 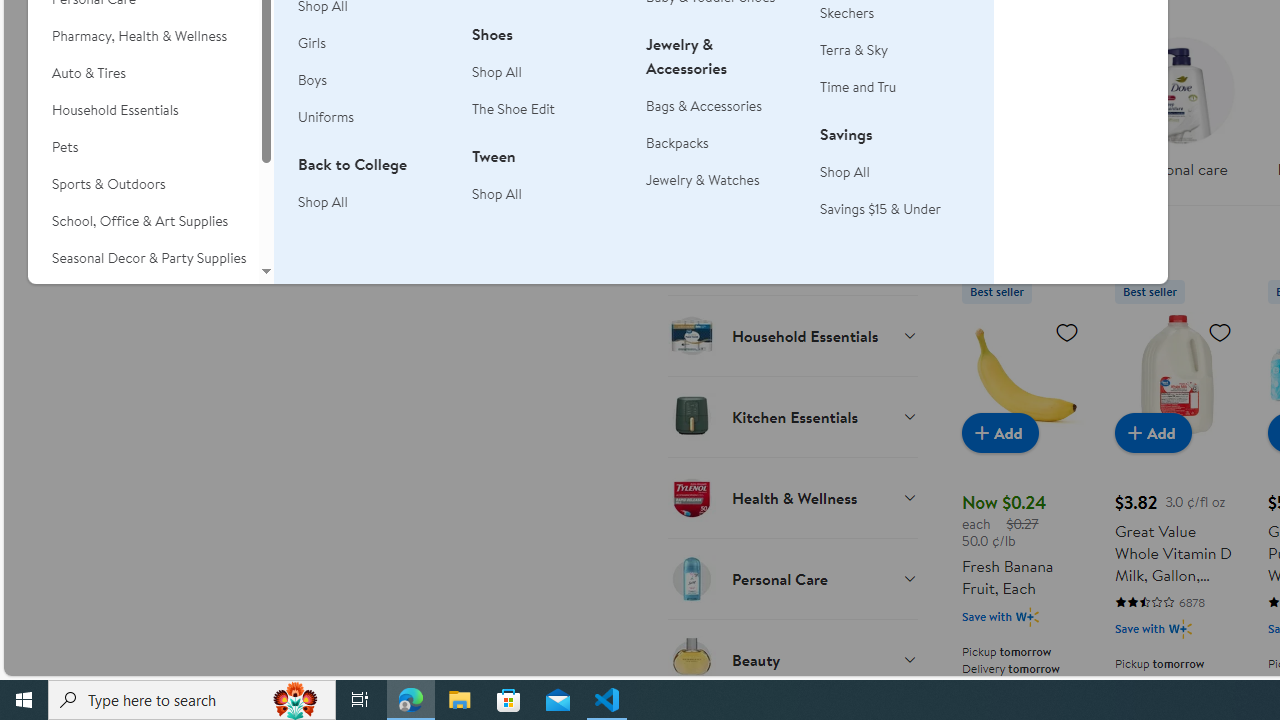 I want to click on 'TweenShop All', so click(x=547, y=186).